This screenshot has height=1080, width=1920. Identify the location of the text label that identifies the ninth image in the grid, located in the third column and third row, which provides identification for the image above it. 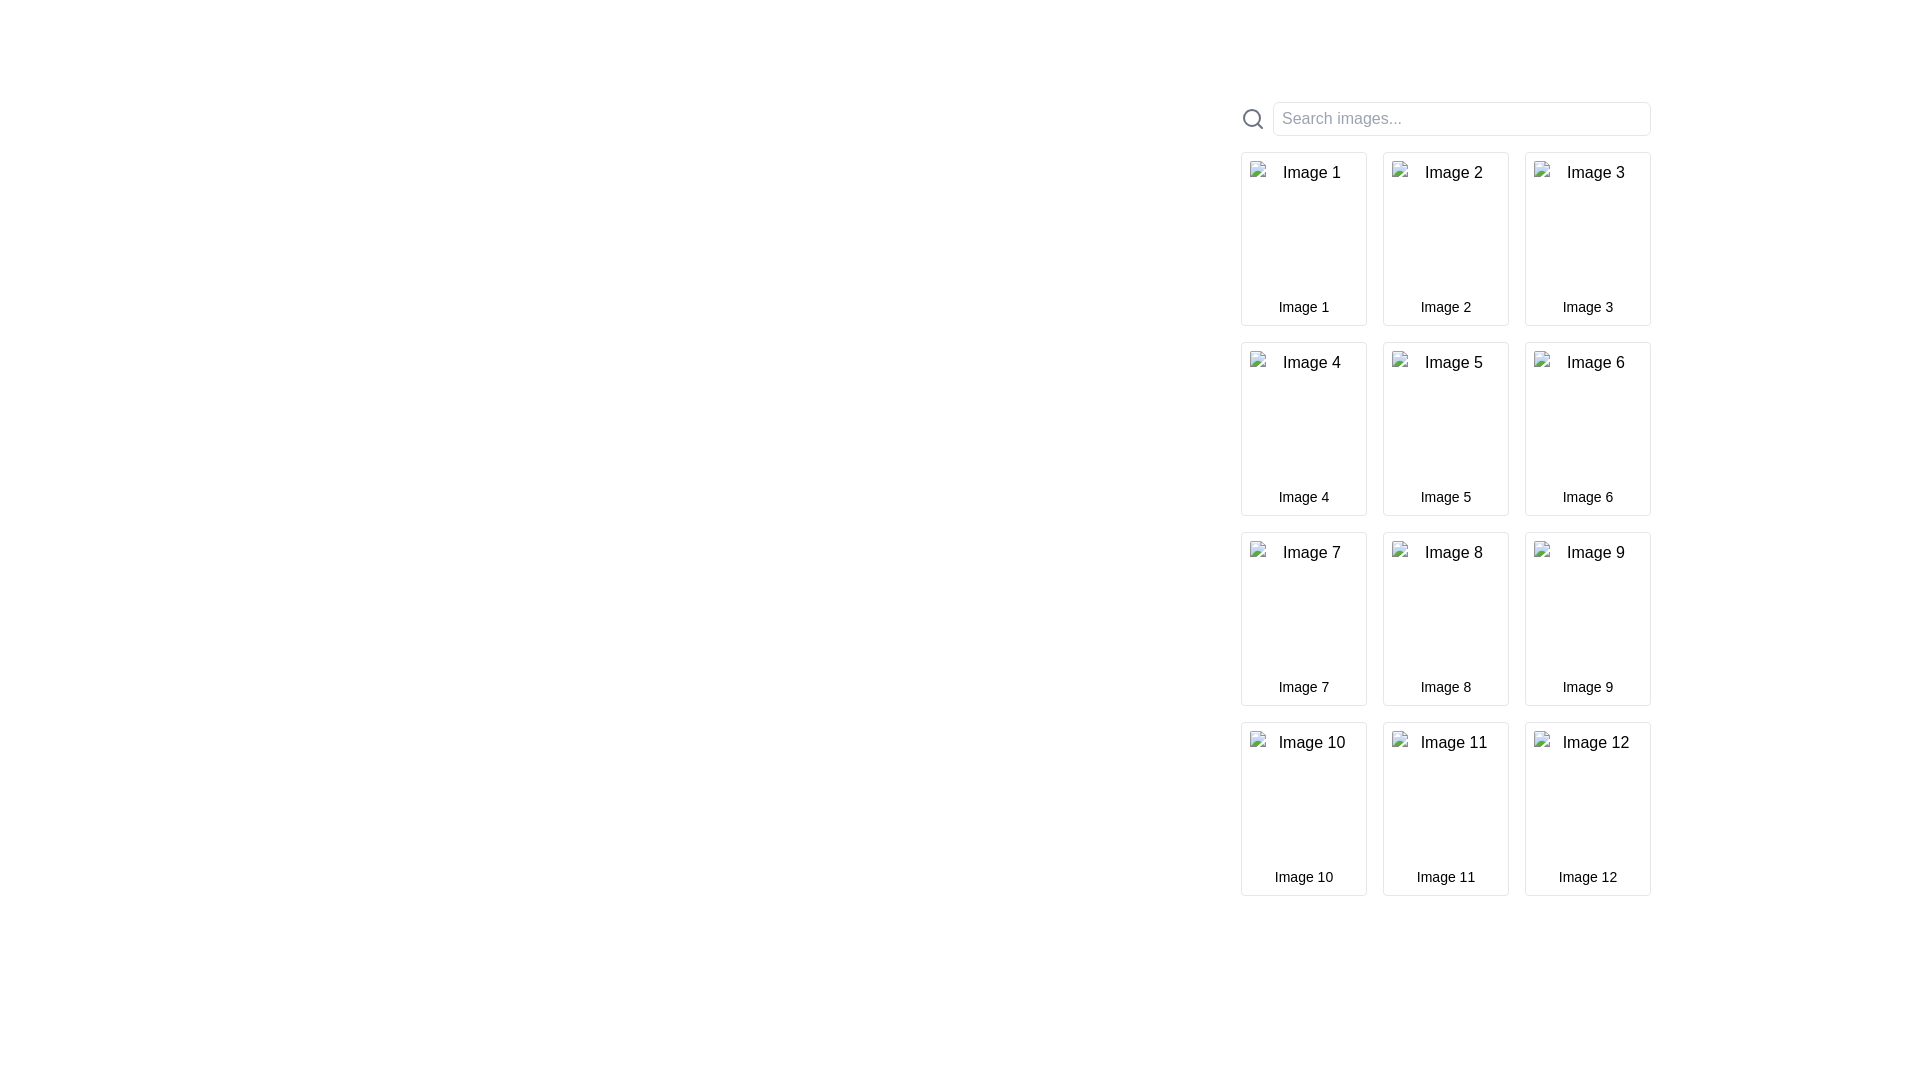
(1587, 685).